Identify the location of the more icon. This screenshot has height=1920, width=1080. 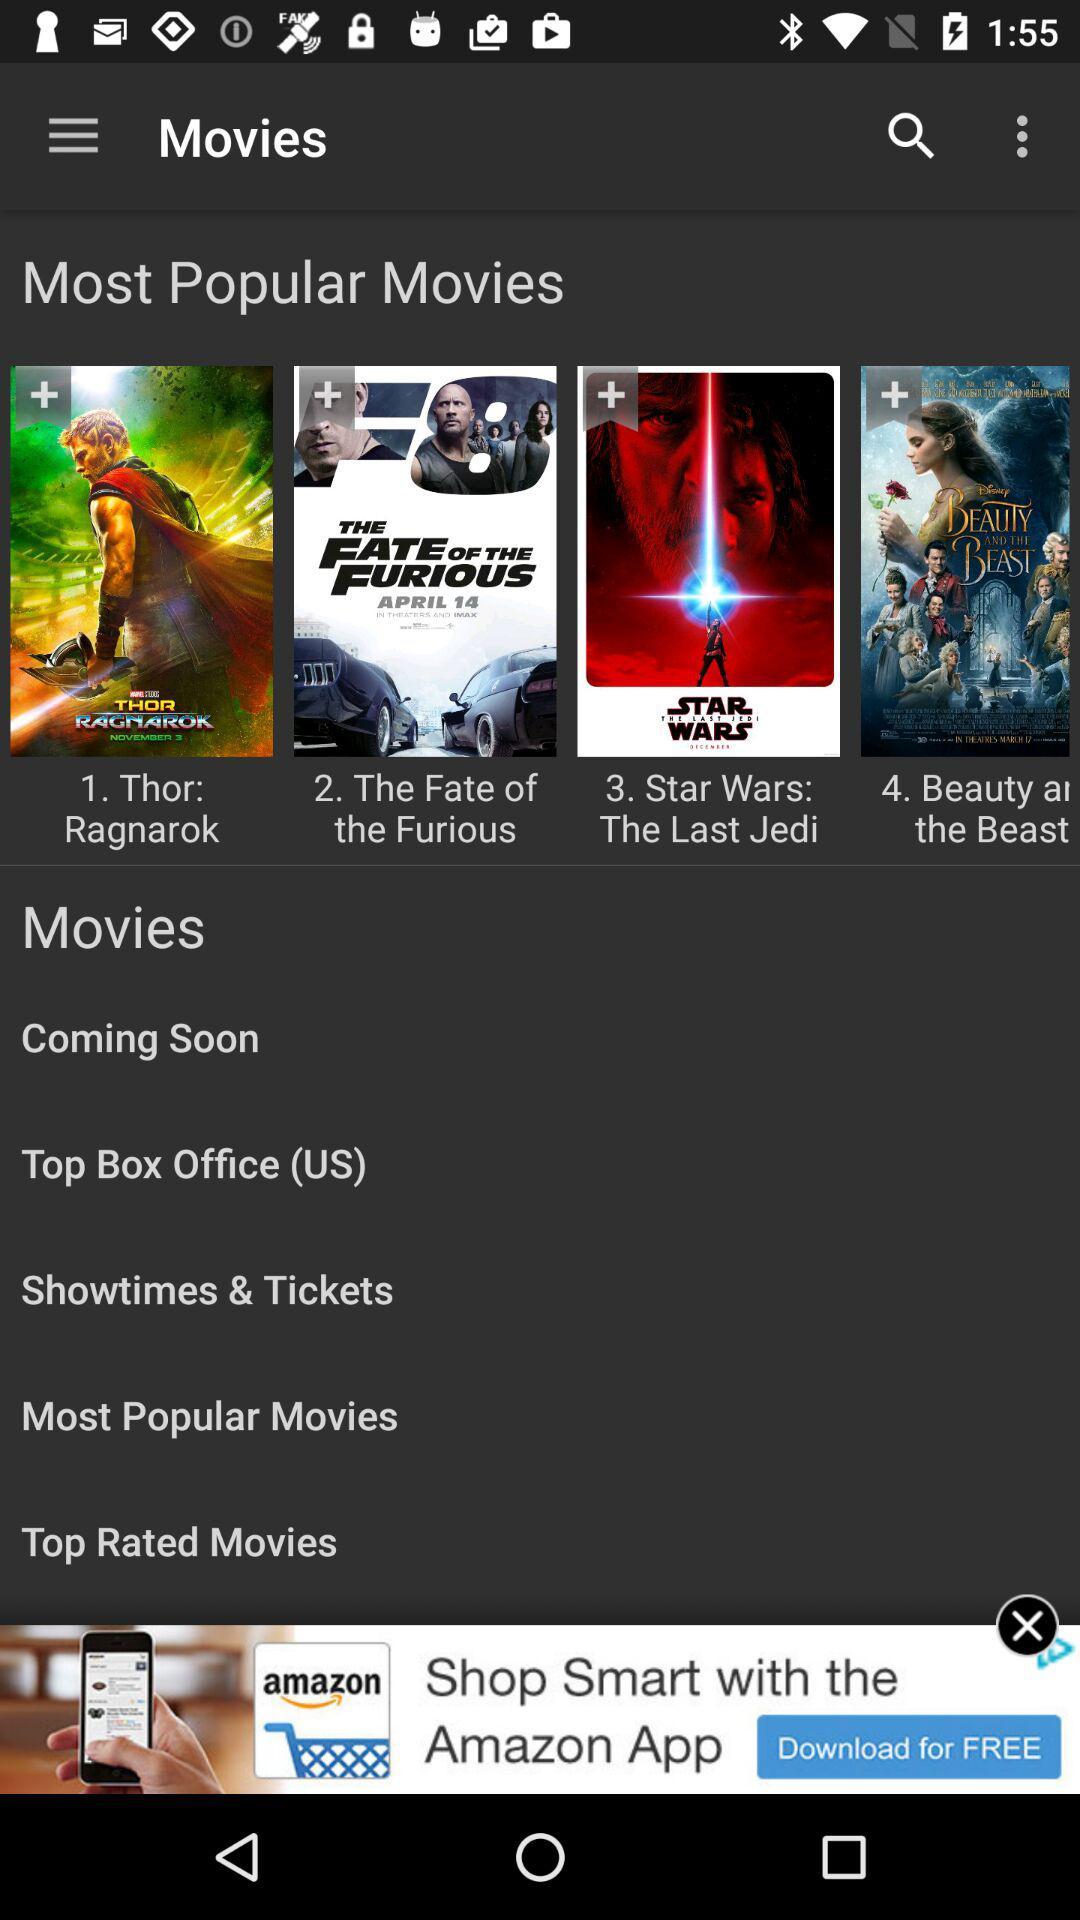
(913, 417).